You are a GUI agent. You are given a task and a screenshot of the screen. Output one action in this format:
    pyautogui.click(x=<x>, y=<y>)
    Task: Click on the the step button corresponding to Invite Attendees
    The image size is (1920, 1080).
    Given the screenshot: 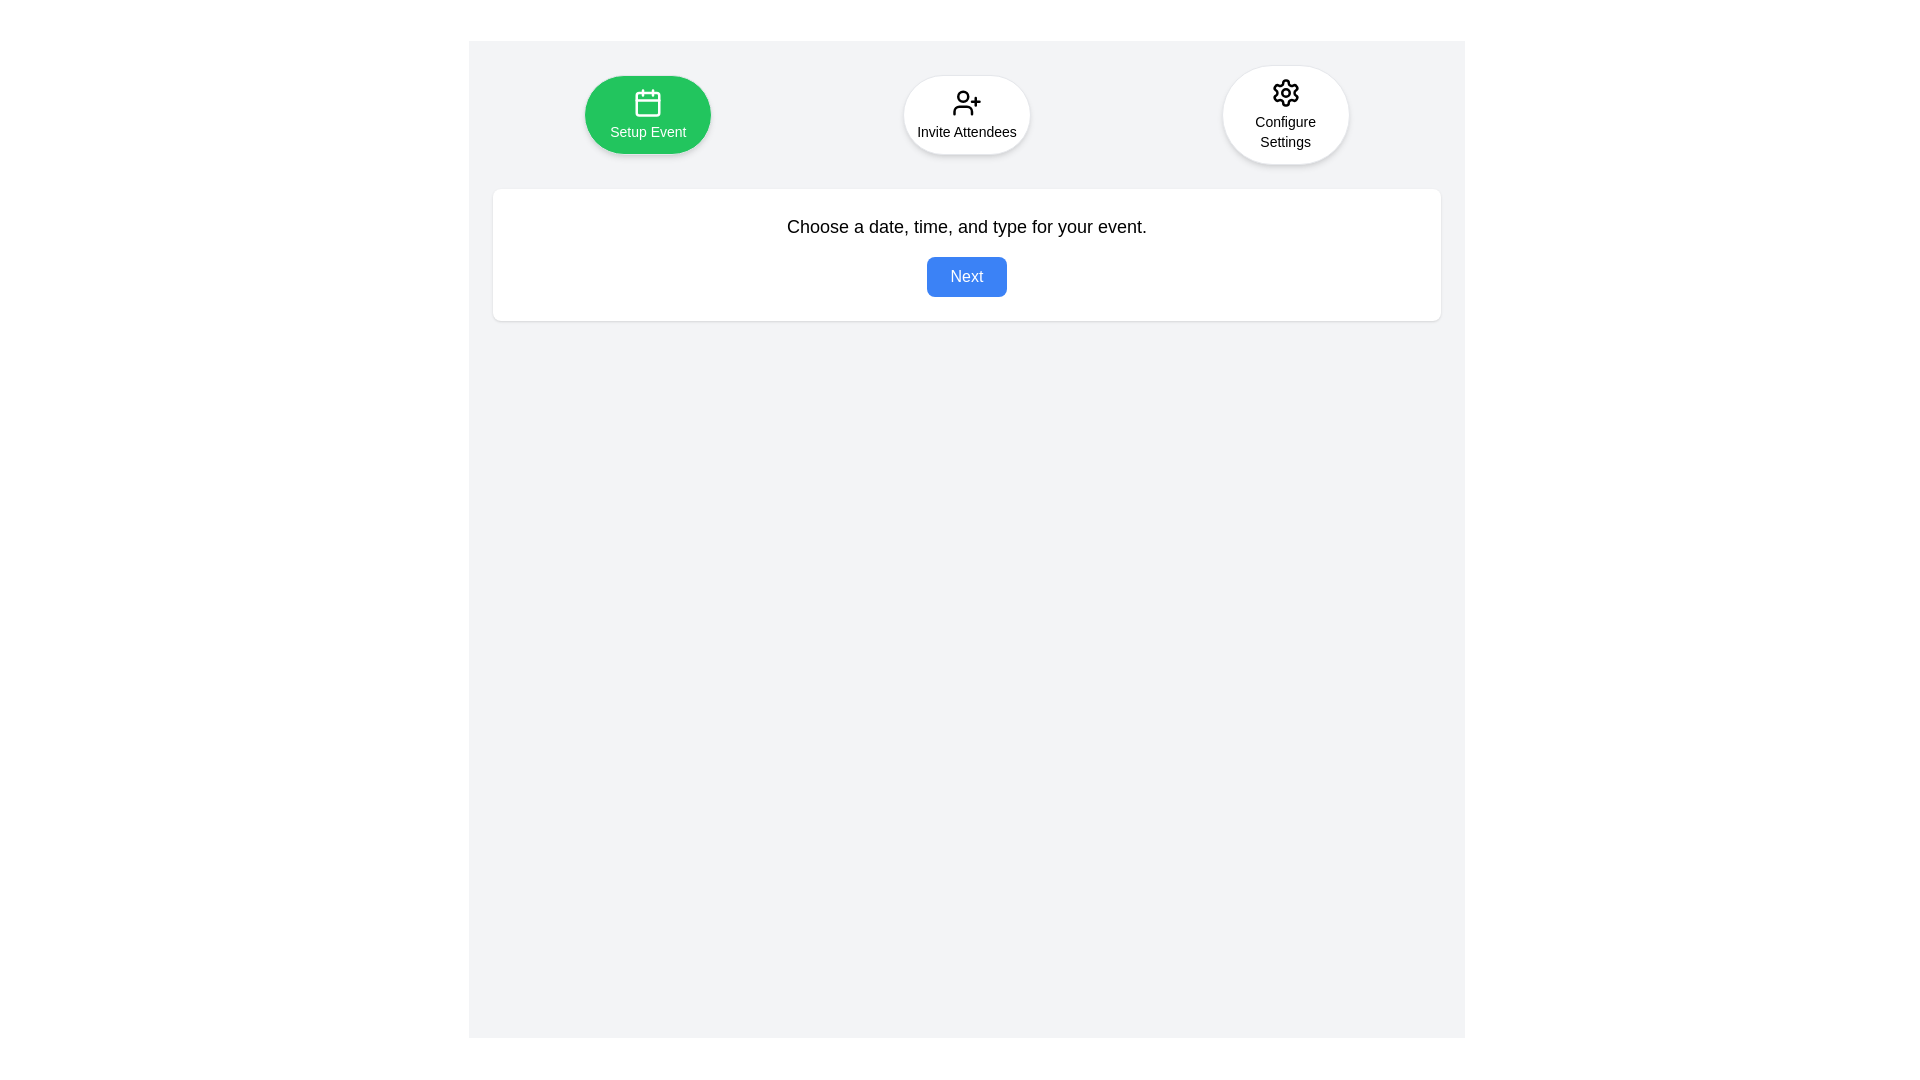 What is the action you would take?
    pyautogui.click(x=966, y=115)
    